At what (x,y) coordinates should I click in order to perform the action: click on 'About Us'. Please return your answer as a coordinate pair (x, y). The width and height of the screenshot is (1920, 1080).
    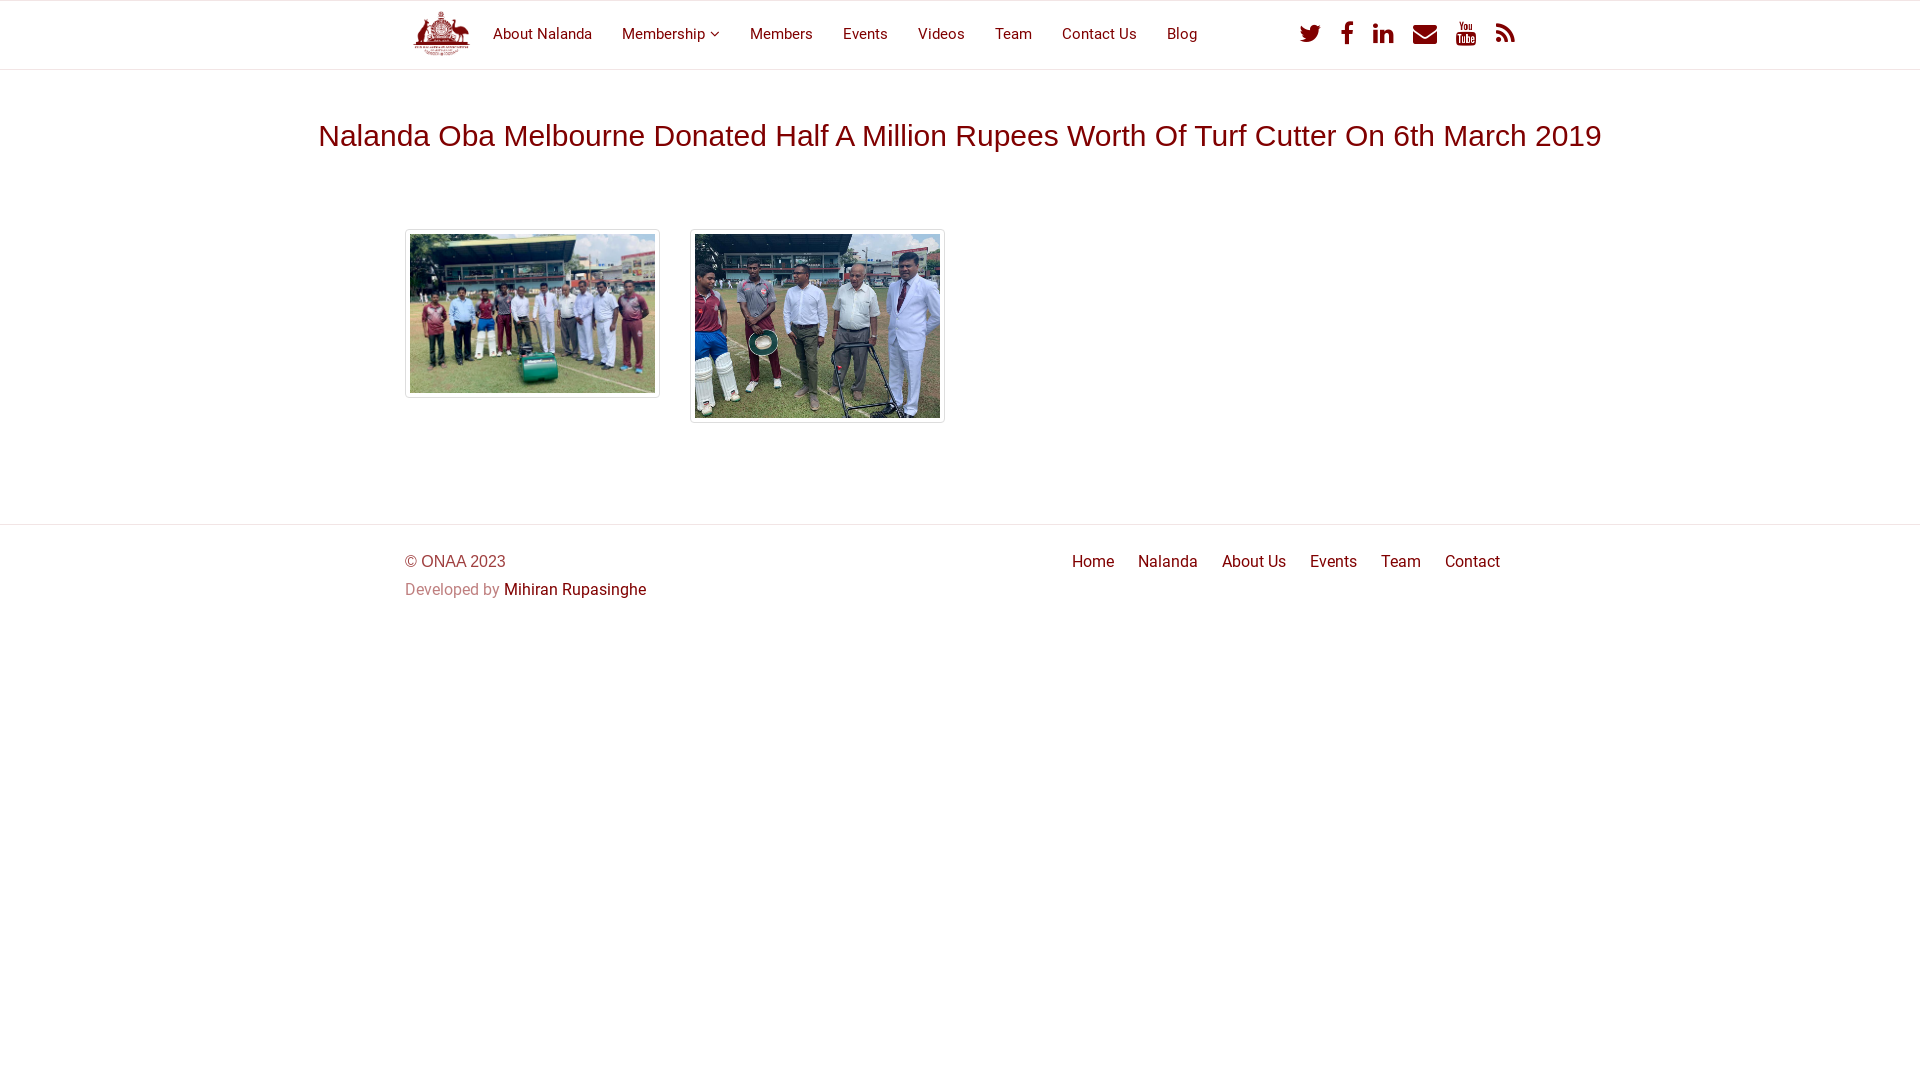
    Looking at the image, I should click on (1252, 561).